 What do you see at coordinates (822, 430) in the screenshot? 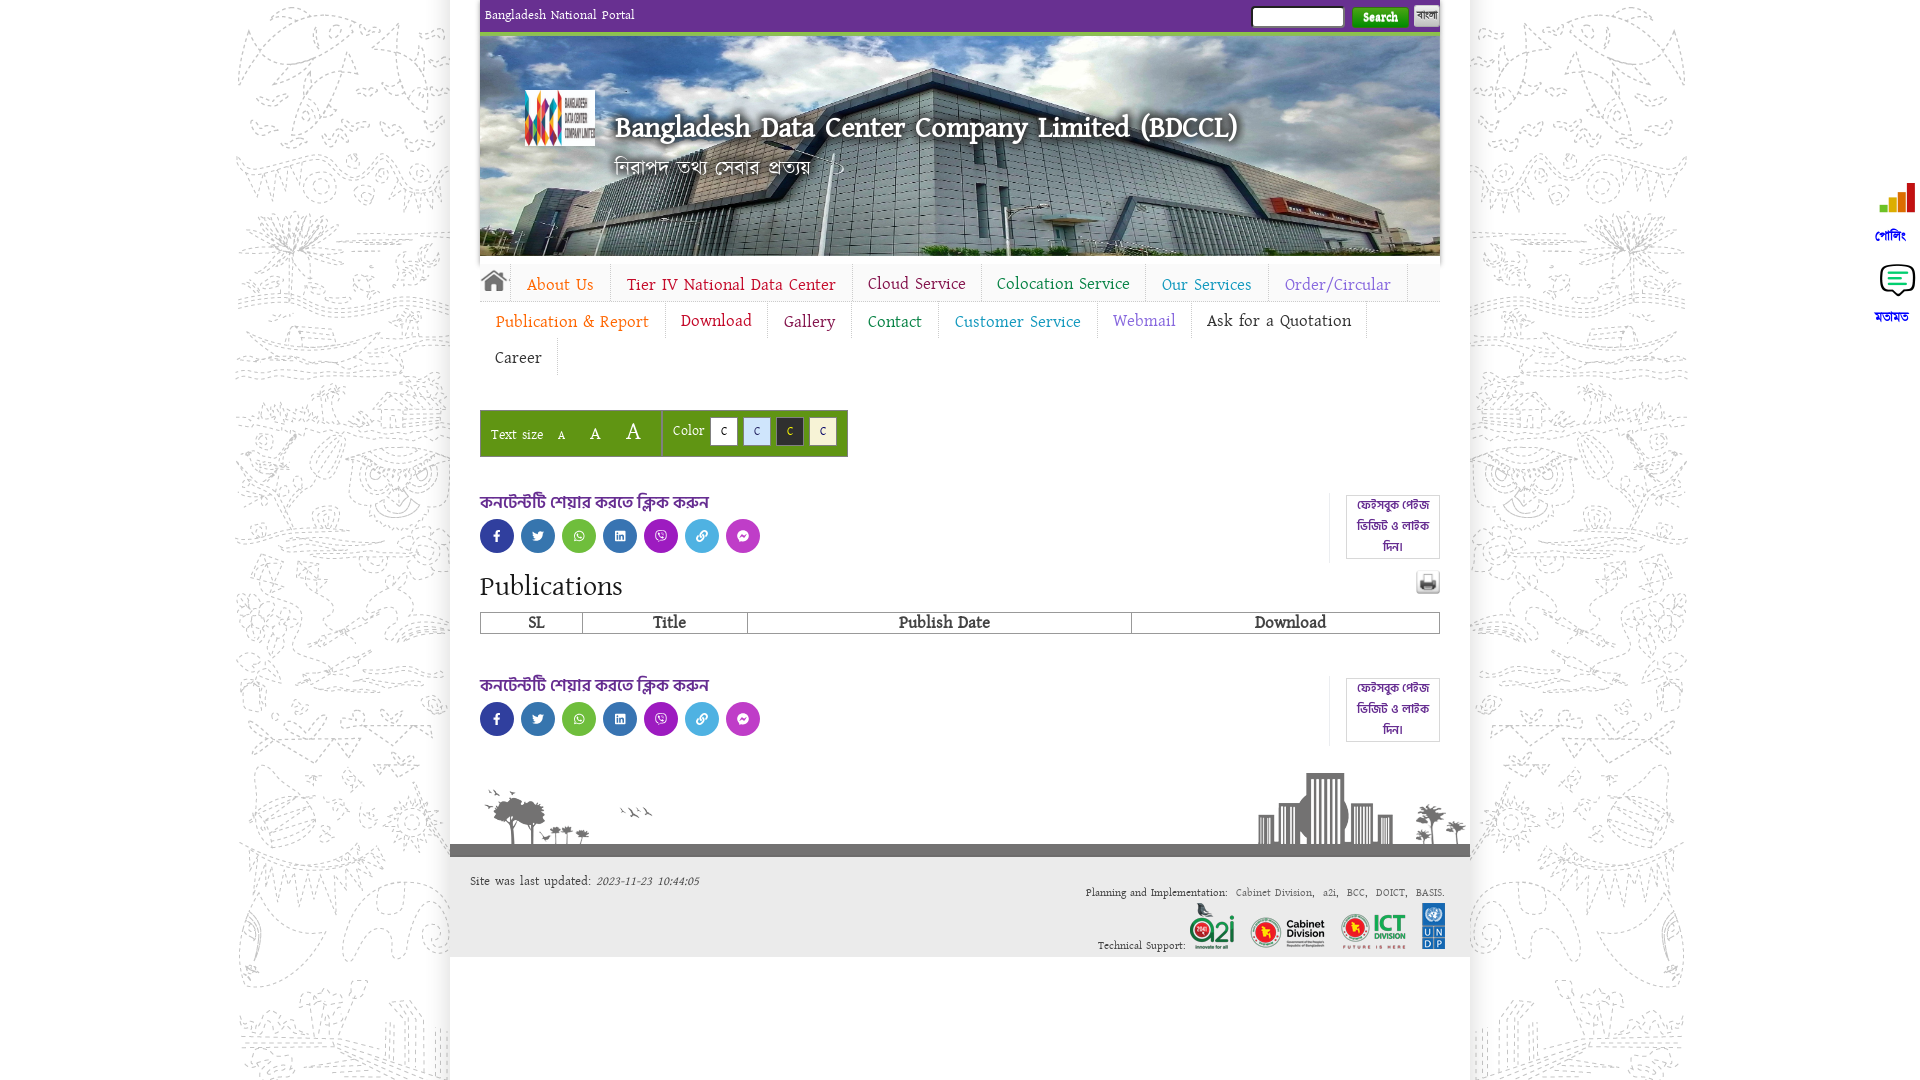
I see `'C'` at bounding box center [822, 430].